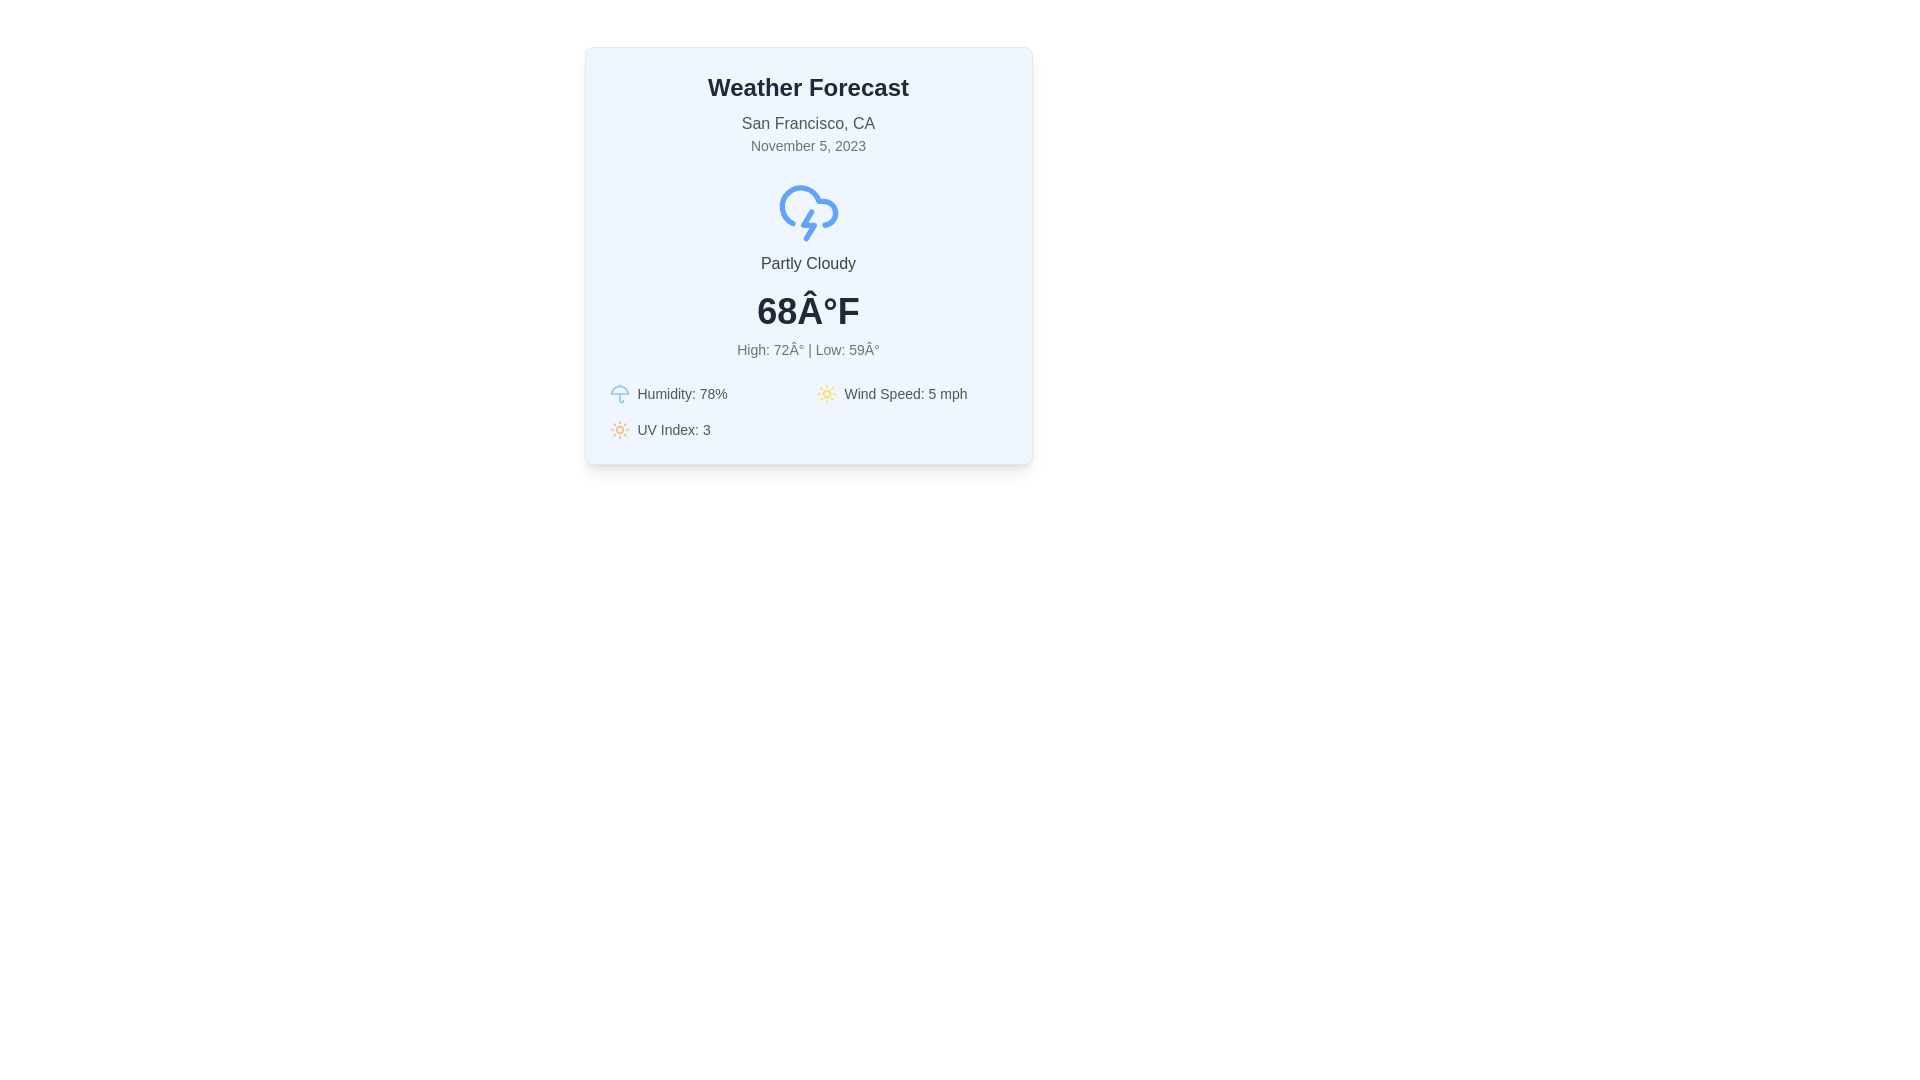 Image resolution: width=1920 pixels, height=1080 pixels. What do you see at coordinates (826, 393) in the screenshot?
I see `the sunny weather icon located to the left of the 'Wind Speed: 5 mph' text in the weather information panel` at bounding box center [826, 393].